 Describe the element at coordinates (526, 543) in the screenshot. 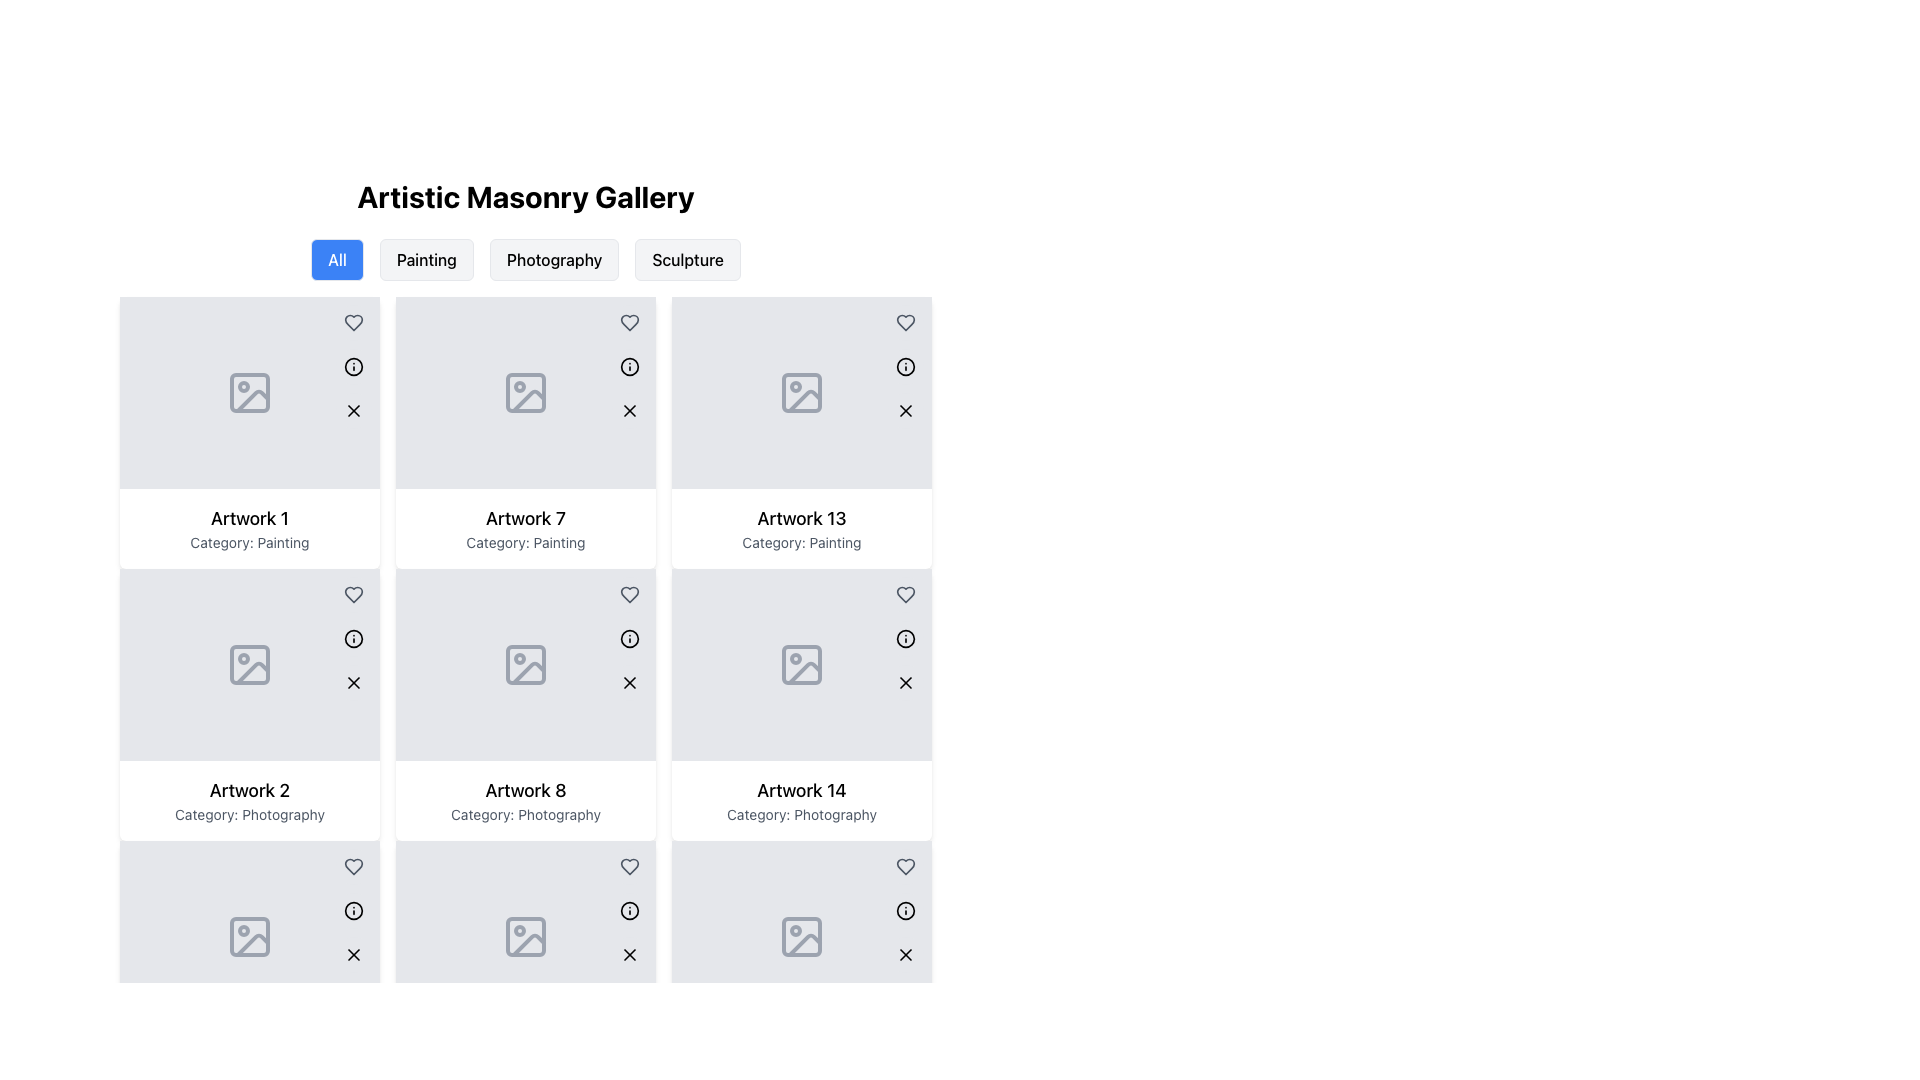

I see `the text label that displays 'Category: Painting', which is styled in gray and positioned below 'Artwork 7'` at that location.